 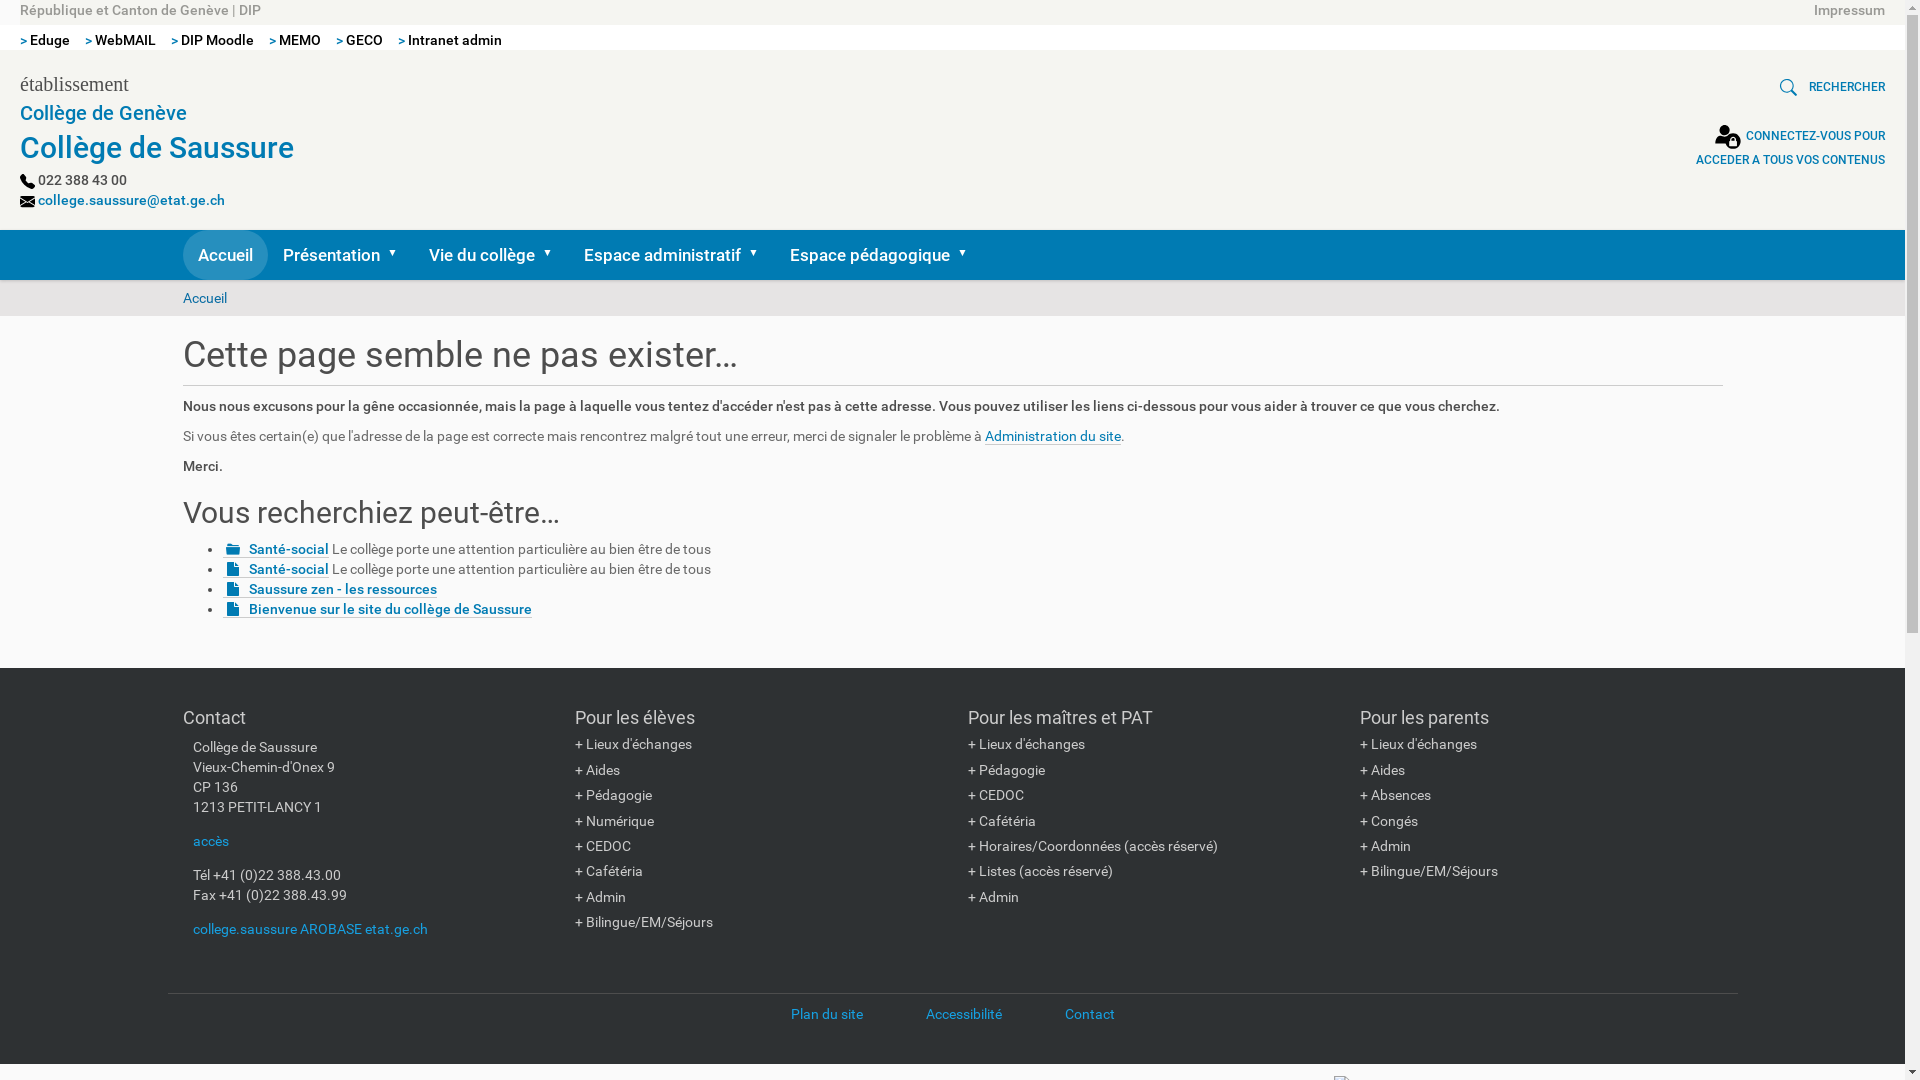 I want to click on '> Eduge', so click(x=19, y=39).